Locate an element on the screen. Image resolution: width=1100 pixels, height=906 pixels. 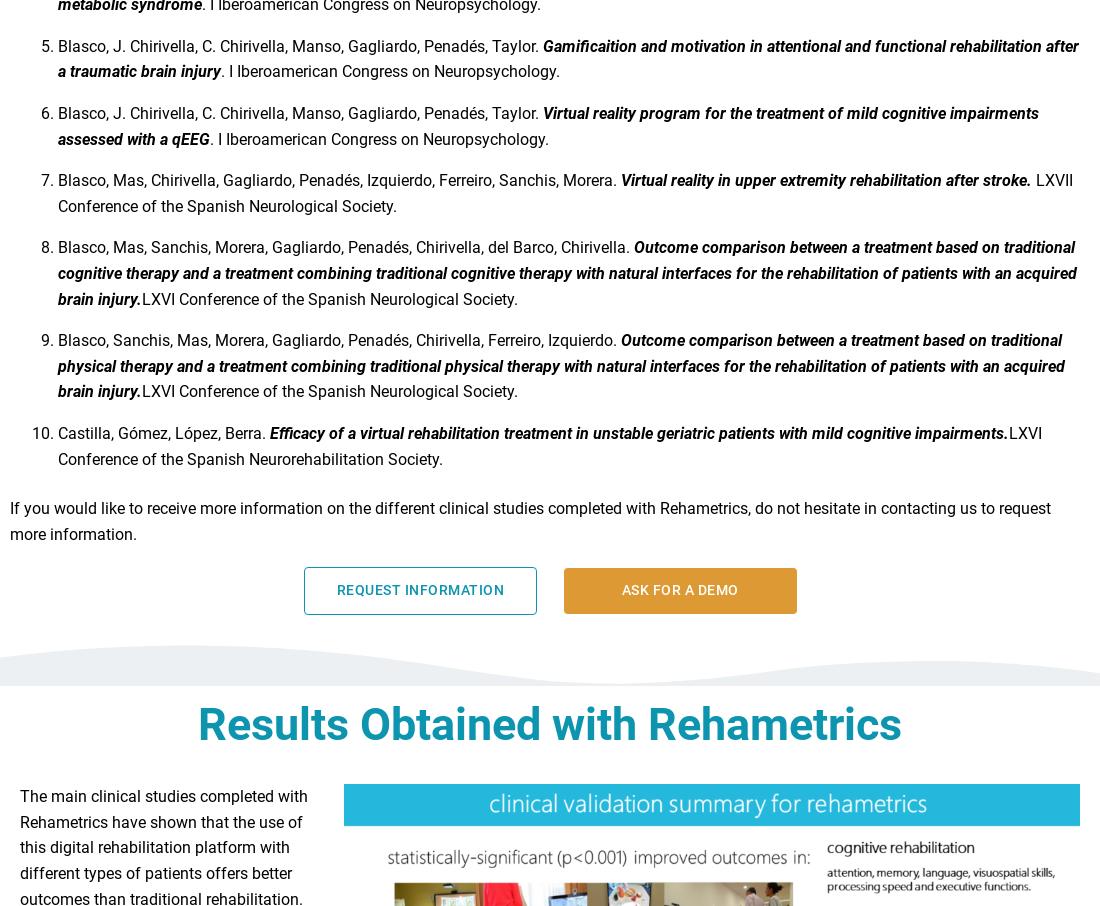
'LXVII Conference of the Spanish Neurological Society.' is located at coordinates (564, 201).